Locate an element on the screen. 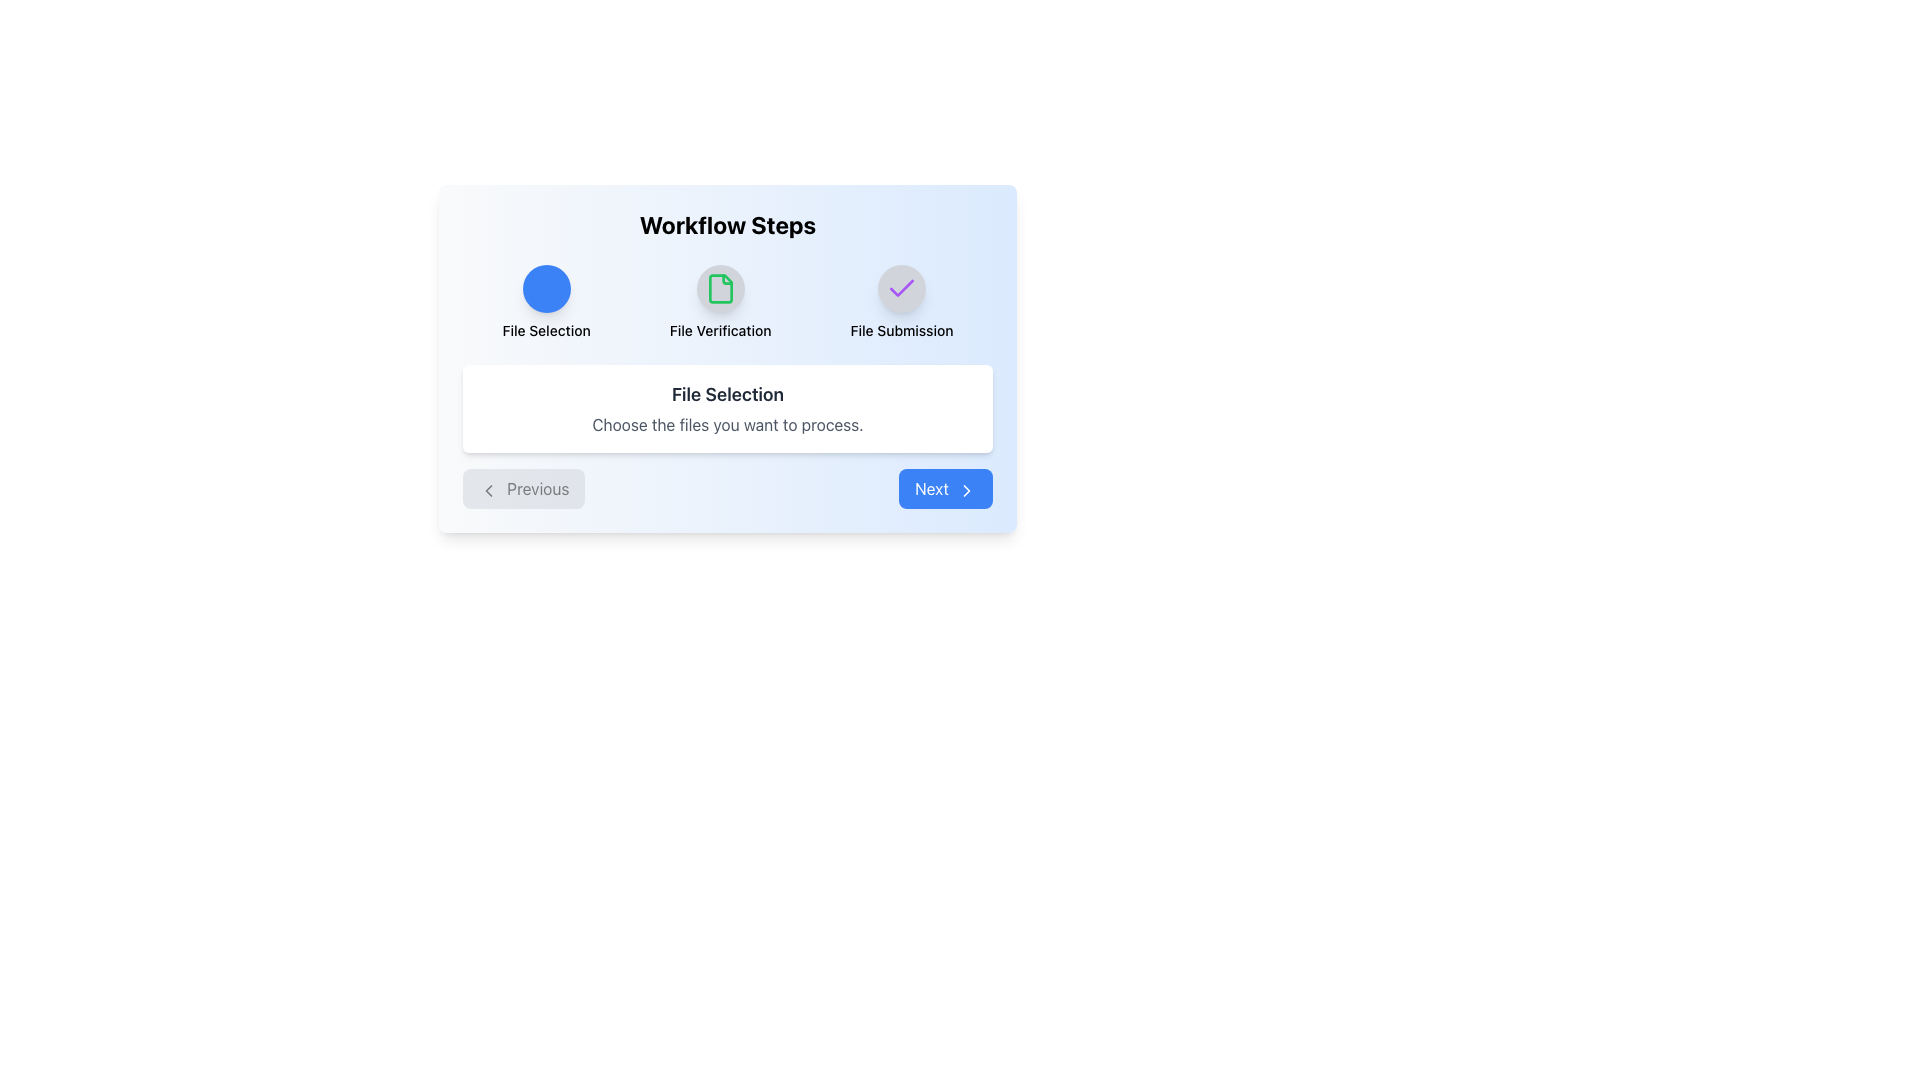  the 'File Submission' text label, which is centrally aligned below a circular checkmark icon and is the last item in a sequence of three workflow steps is located at coordinates (901, 330).